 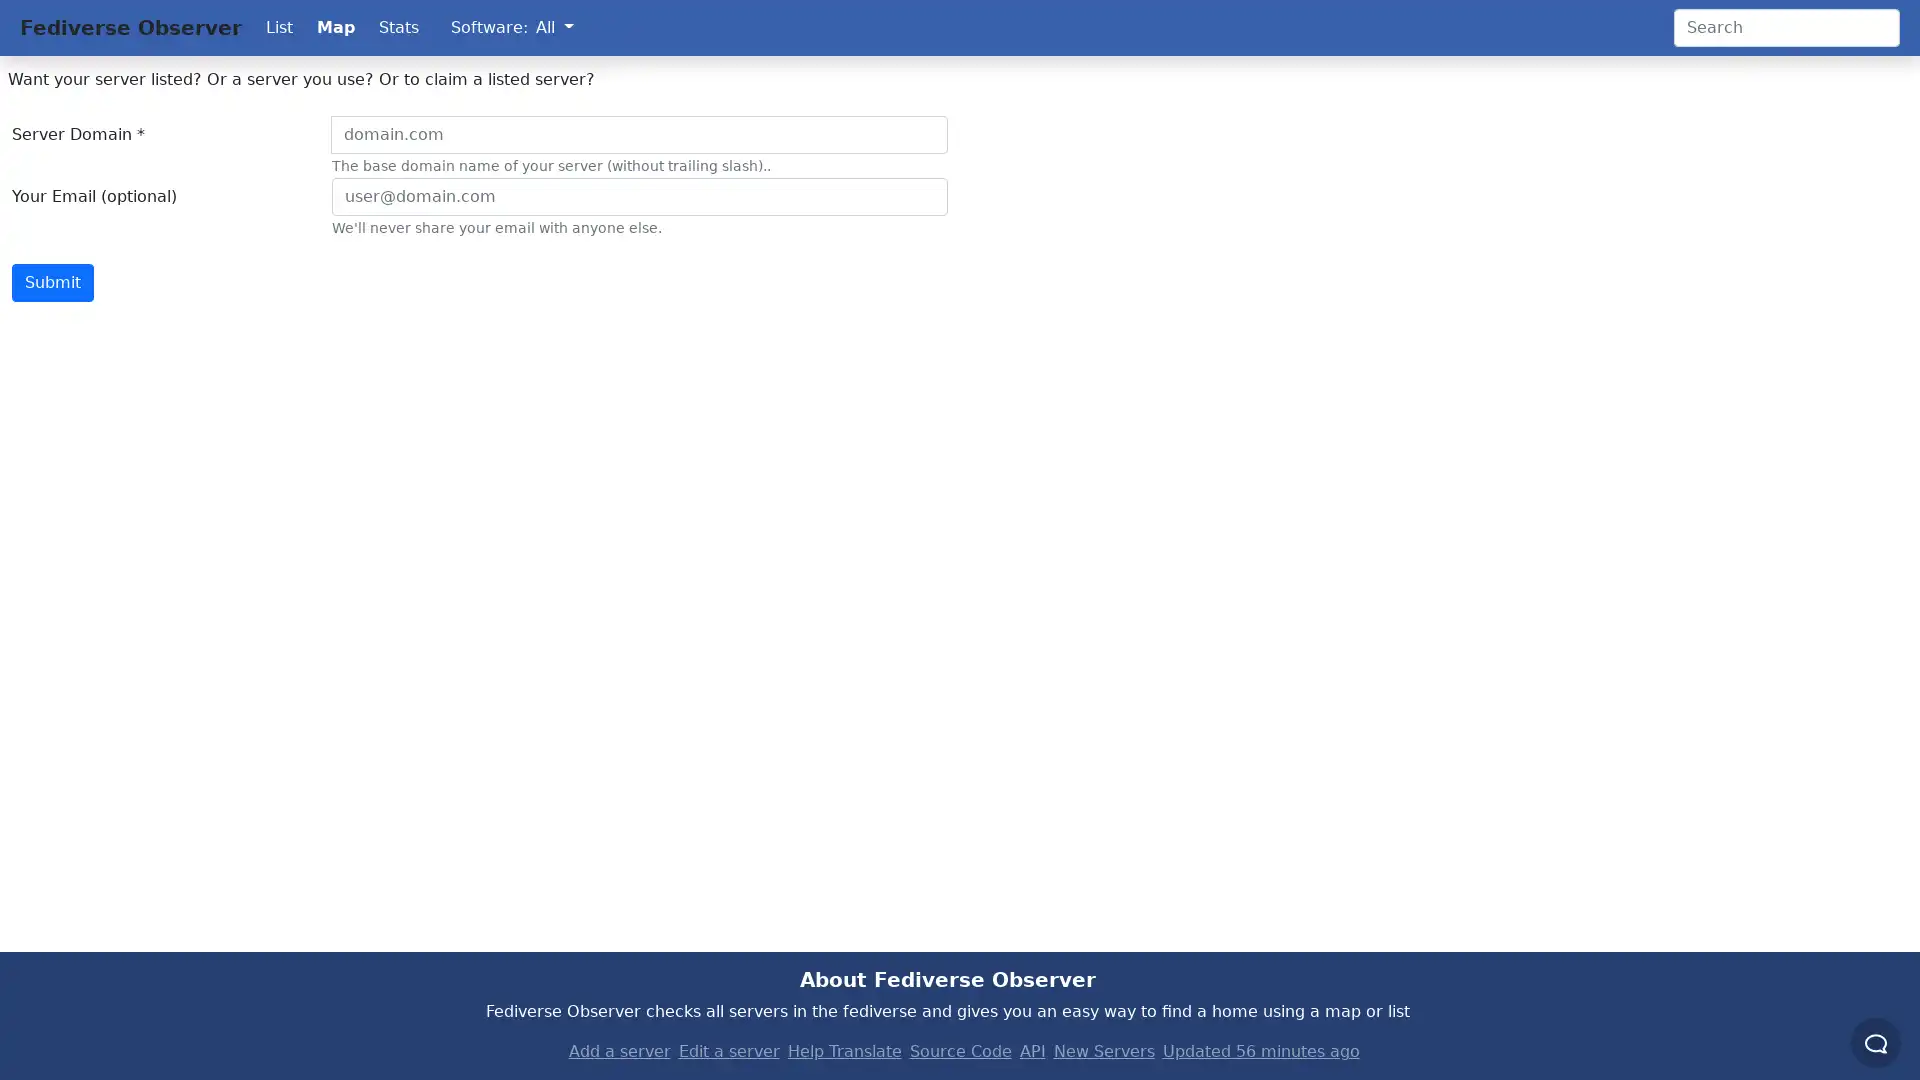 I want to click on Submit, so click(x=52, y=282).